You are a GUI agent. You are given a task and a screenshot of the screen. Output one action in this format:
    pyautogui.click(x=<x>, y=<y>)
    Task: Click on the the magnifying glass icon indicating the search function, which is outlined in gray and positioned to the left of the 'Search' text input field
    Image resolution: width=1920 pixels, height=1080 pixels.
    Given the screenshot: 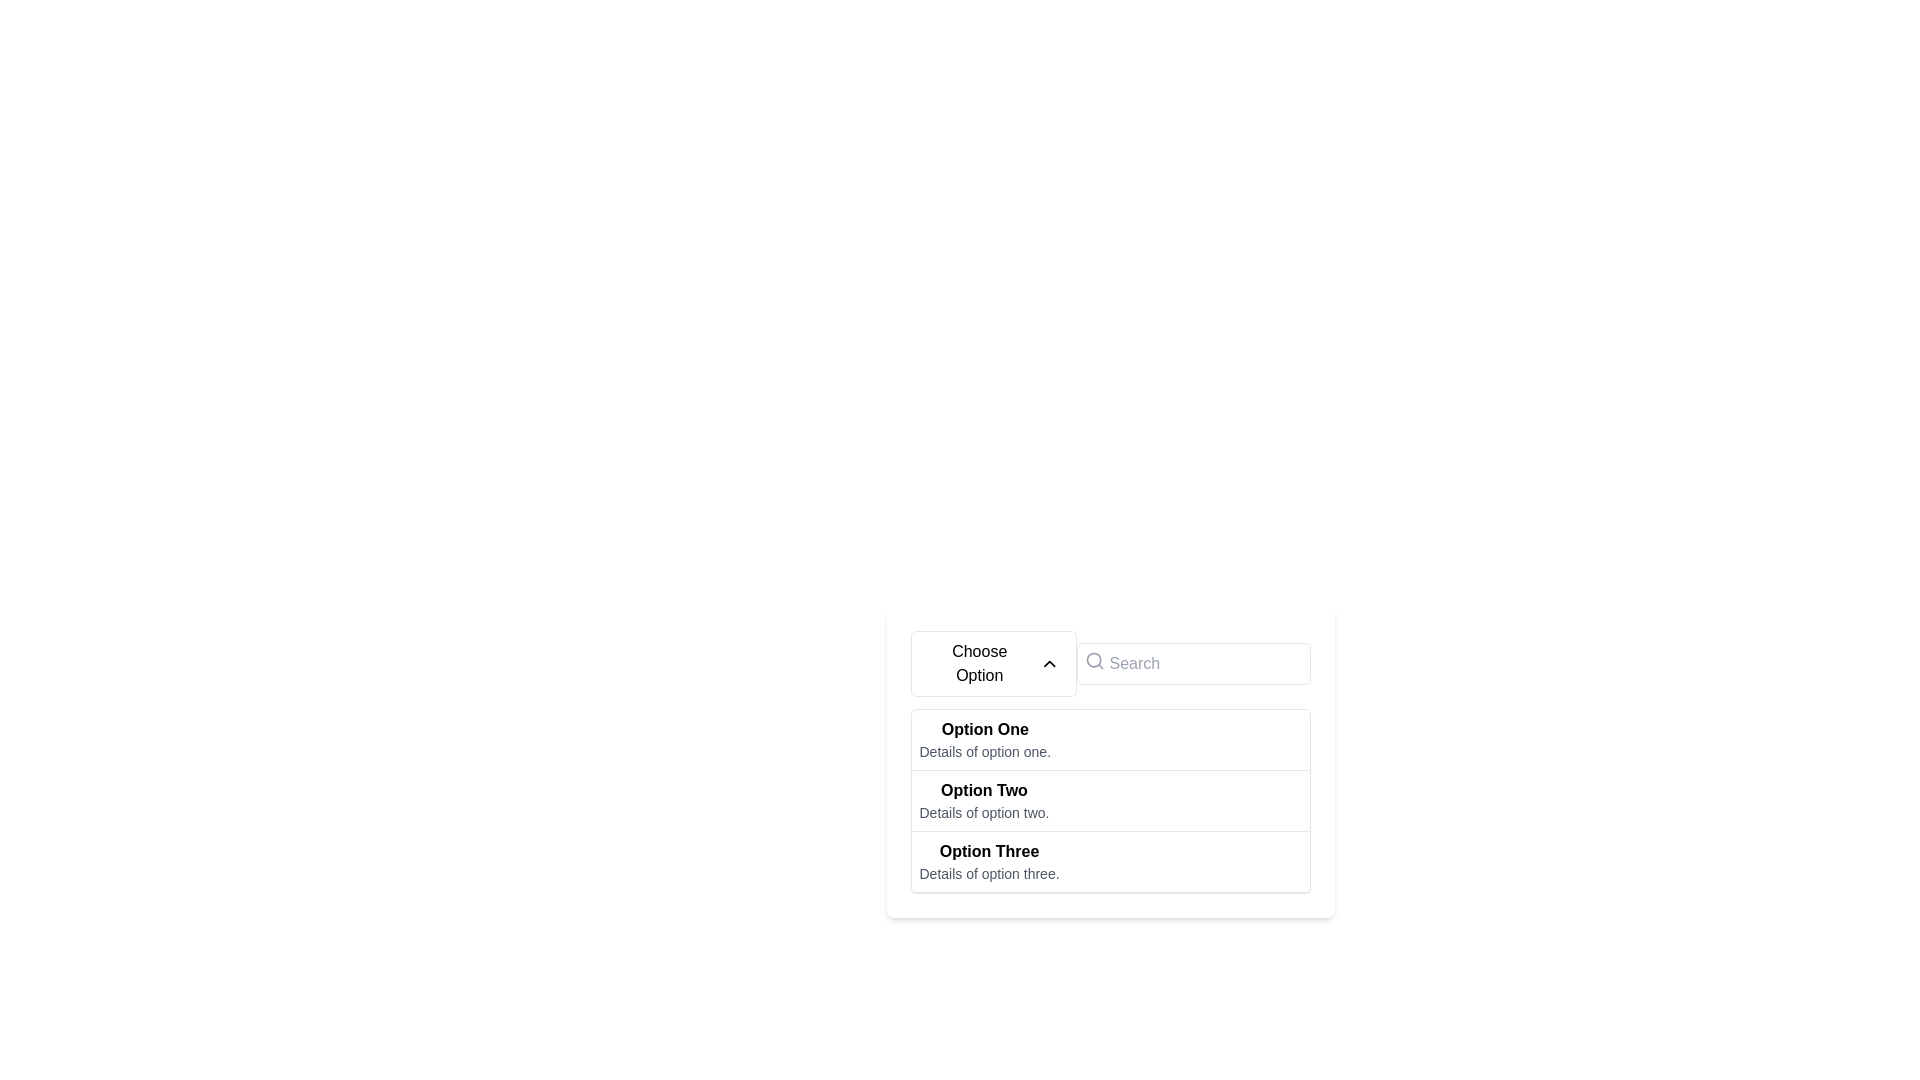 What is the action you would take?
    pyautogui.click(x=1093, y=660)
    